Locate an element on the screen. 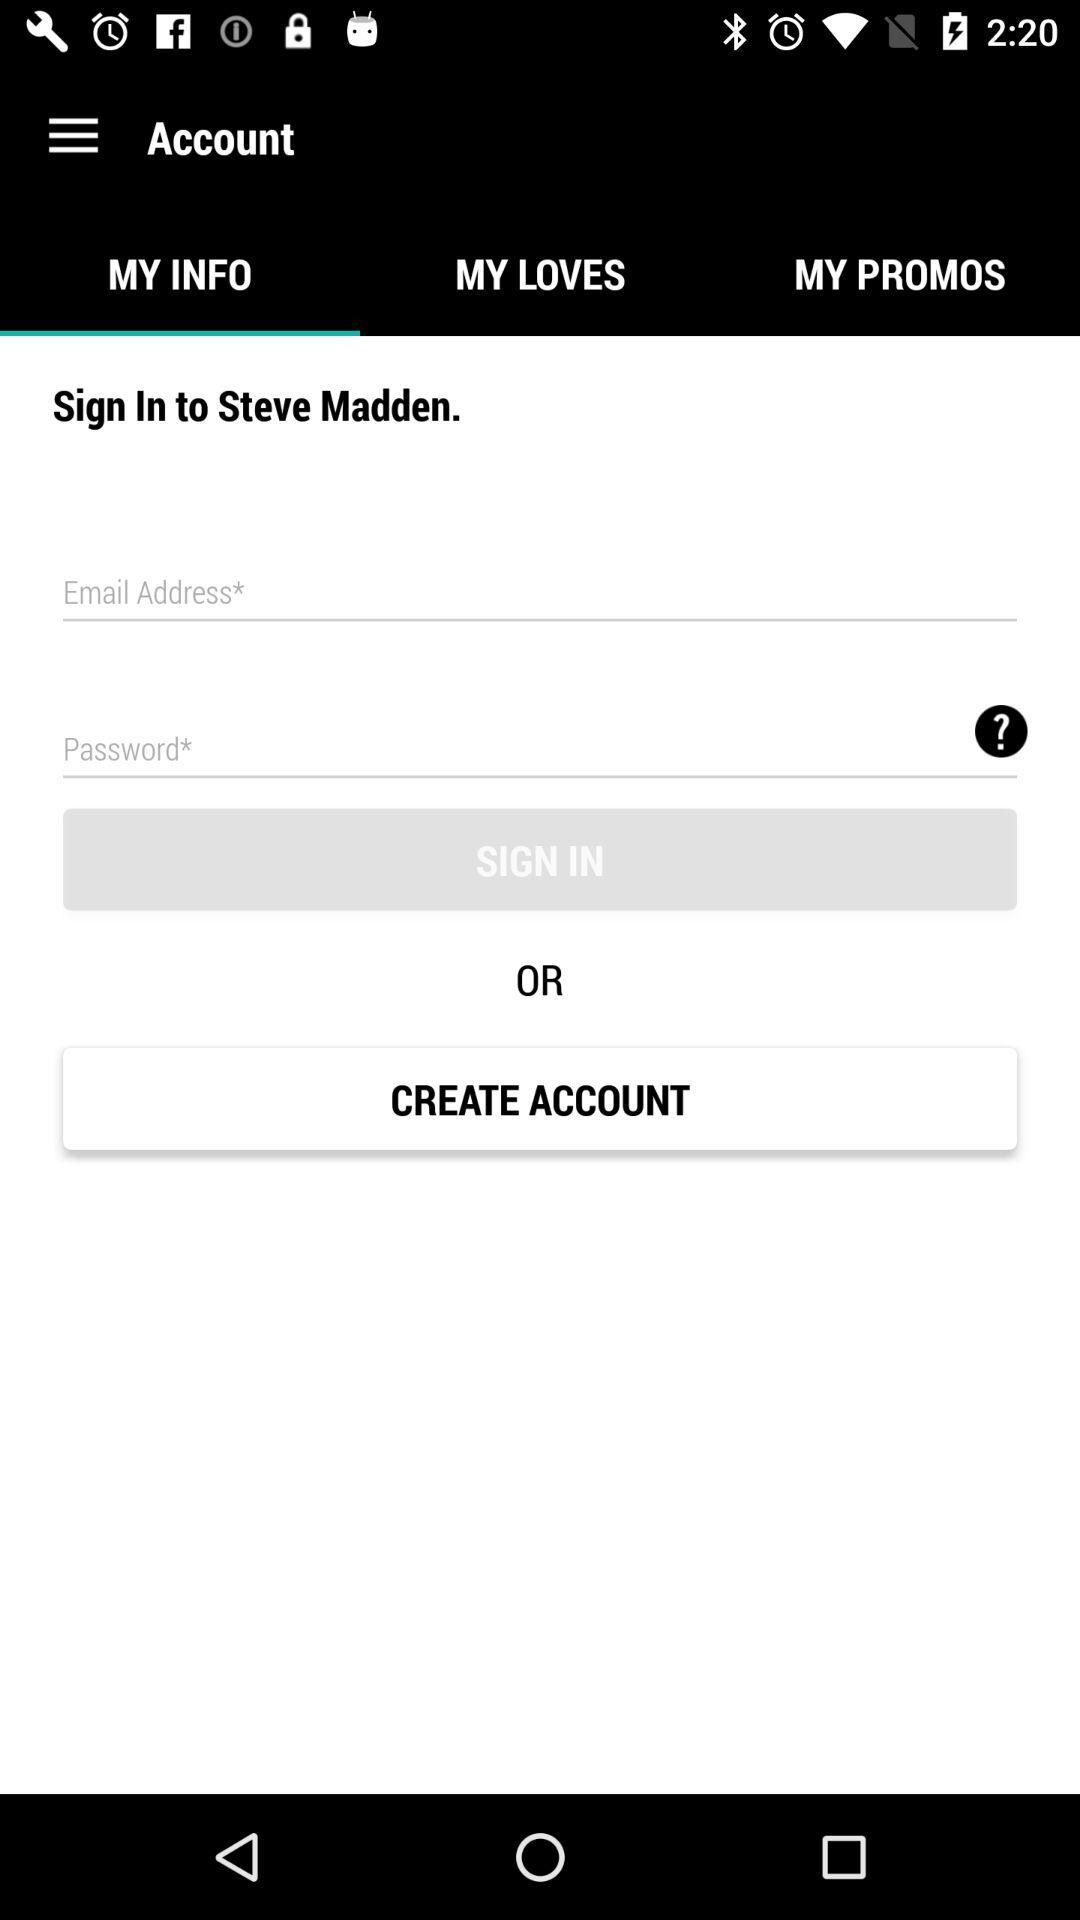  item above the sign in is located at coordinates (540, 746).